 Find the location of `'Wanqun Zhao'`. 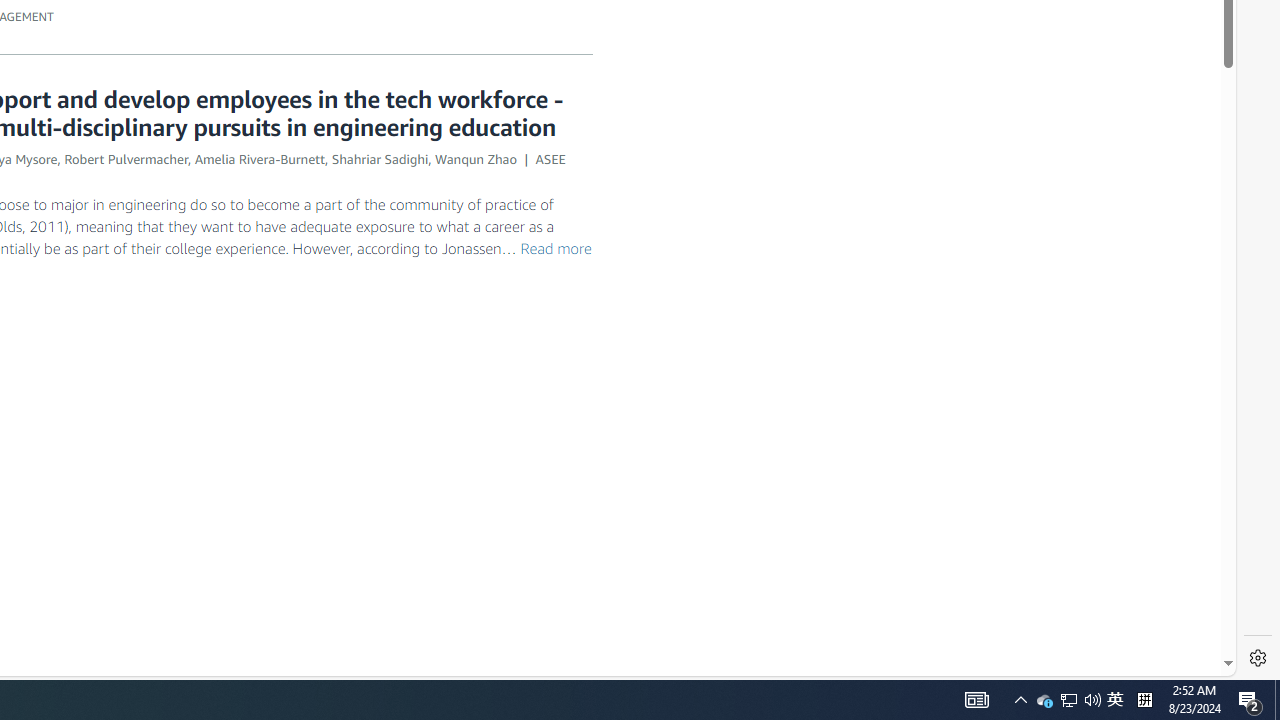

'Wanqun Zhao' is located at coordinates (474, 157).